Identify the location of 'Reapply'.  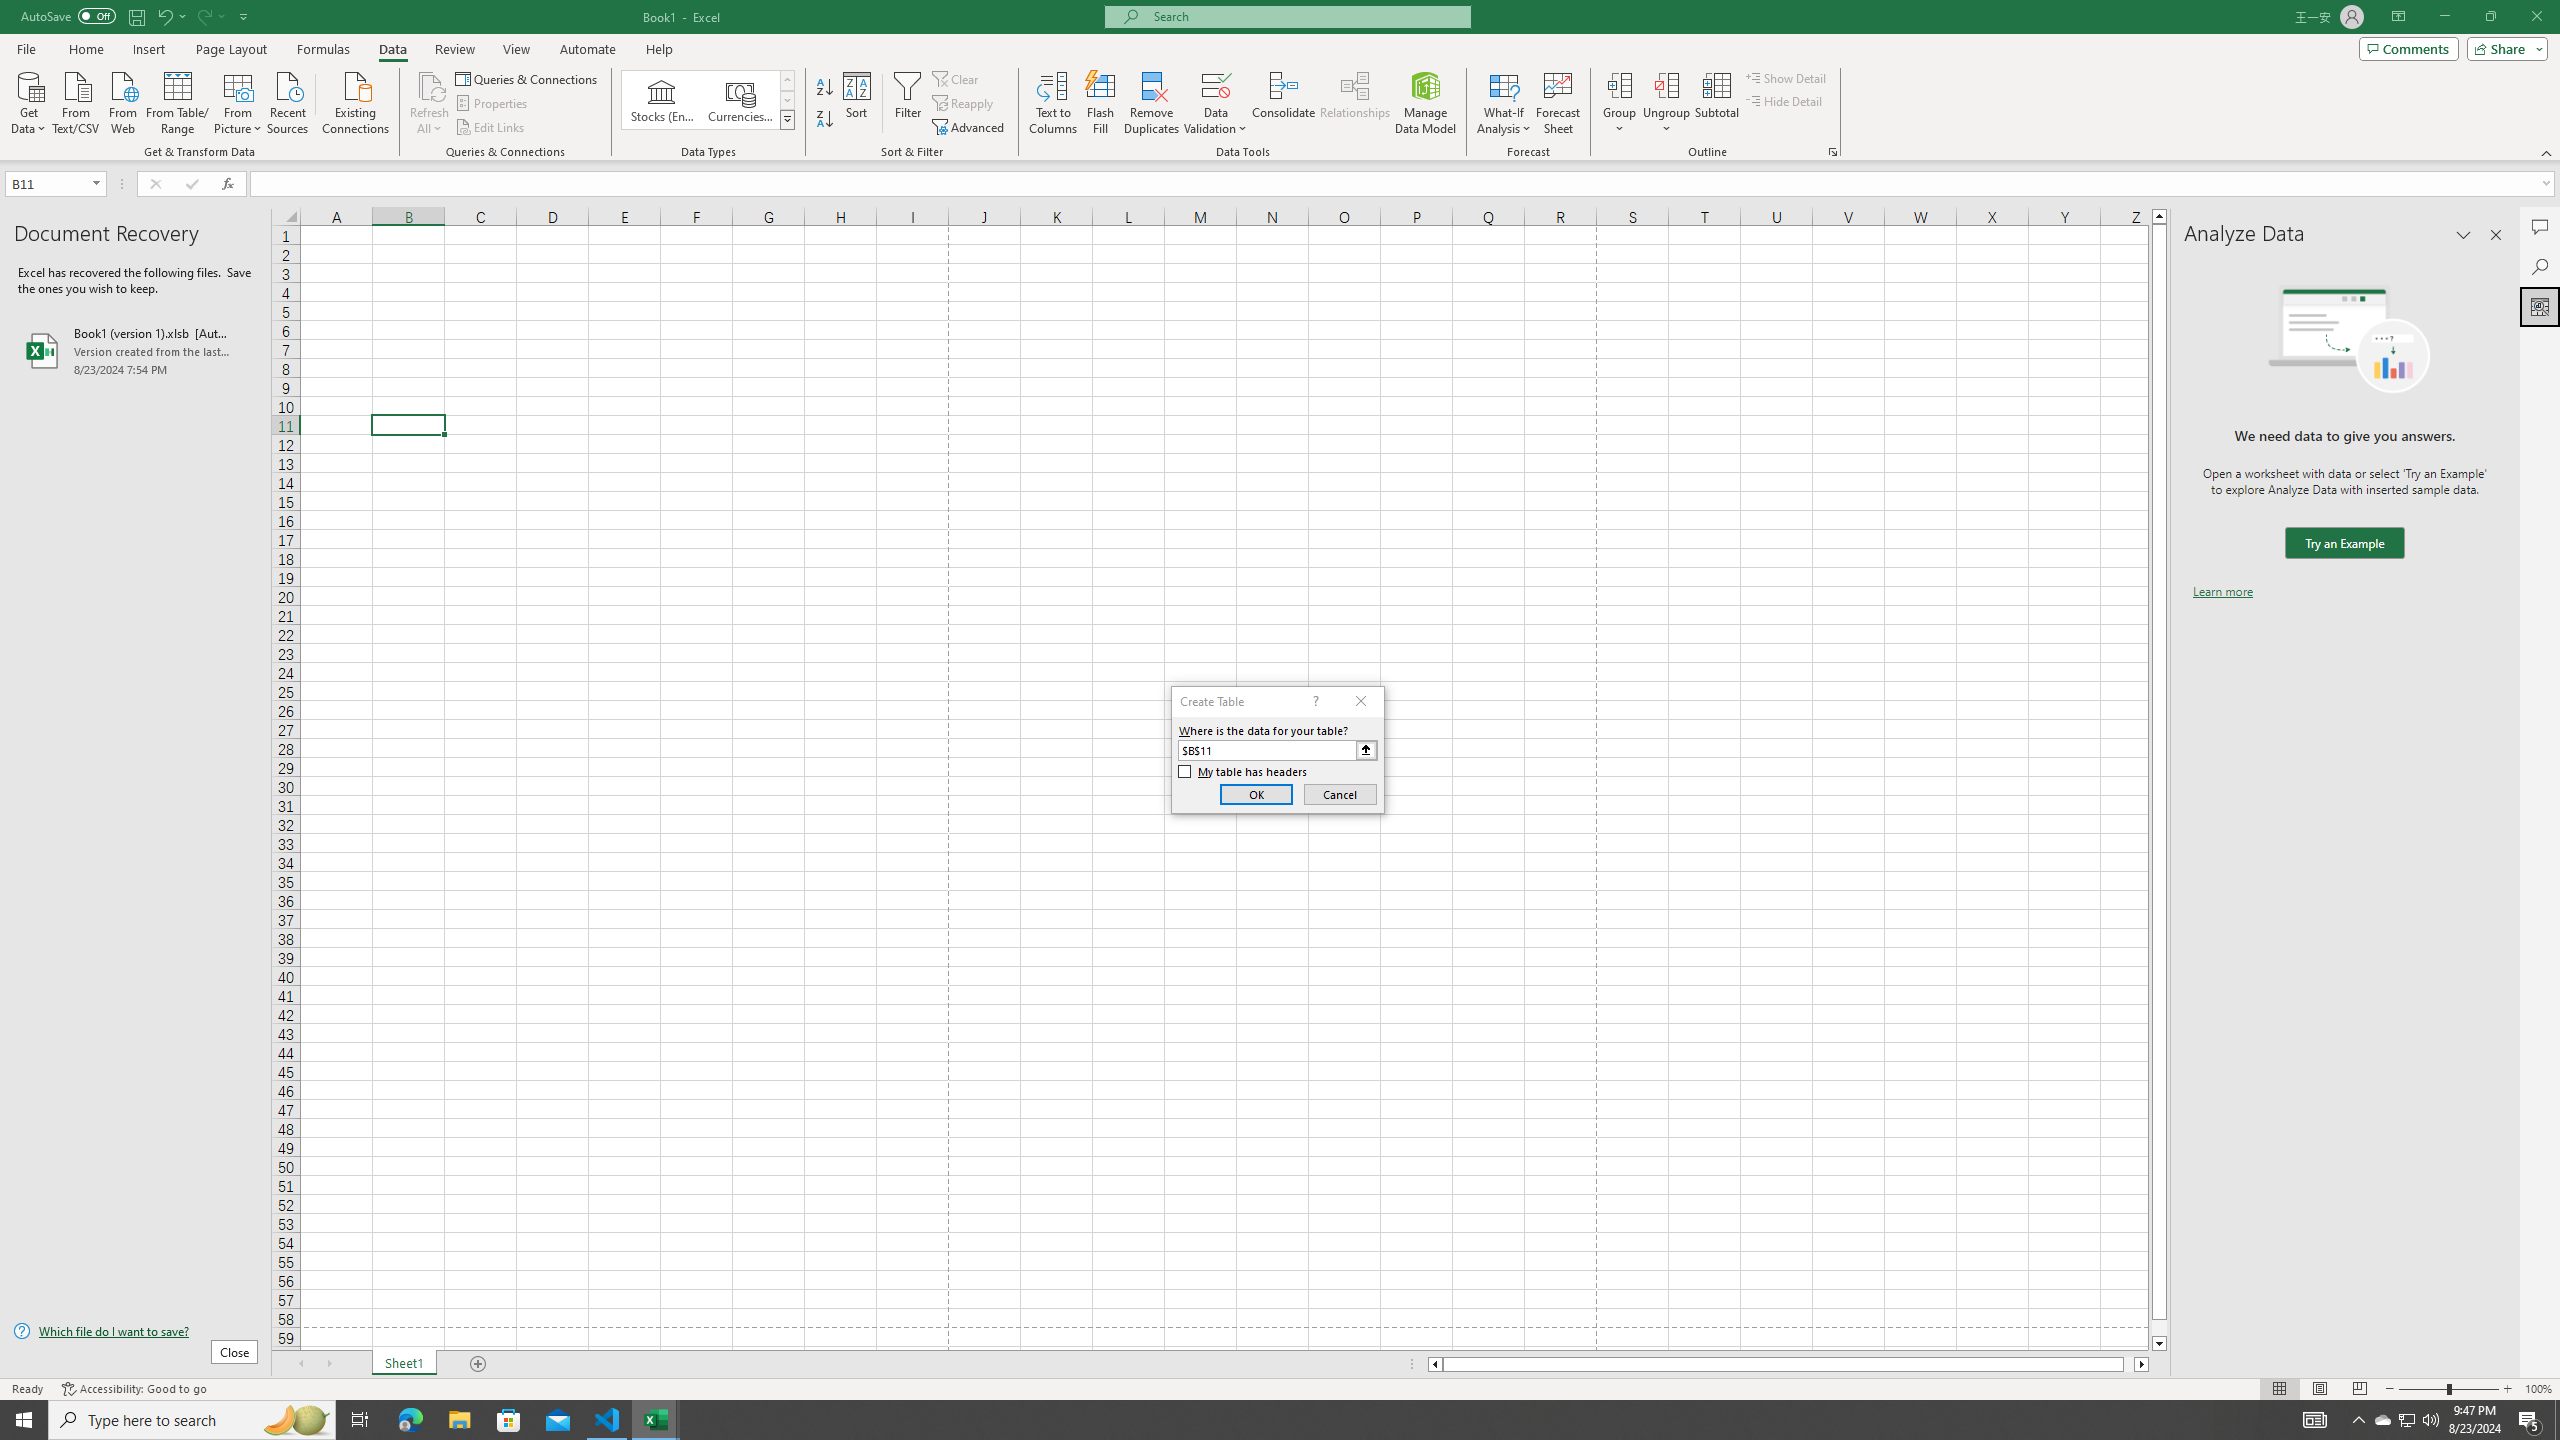
(965, 103).